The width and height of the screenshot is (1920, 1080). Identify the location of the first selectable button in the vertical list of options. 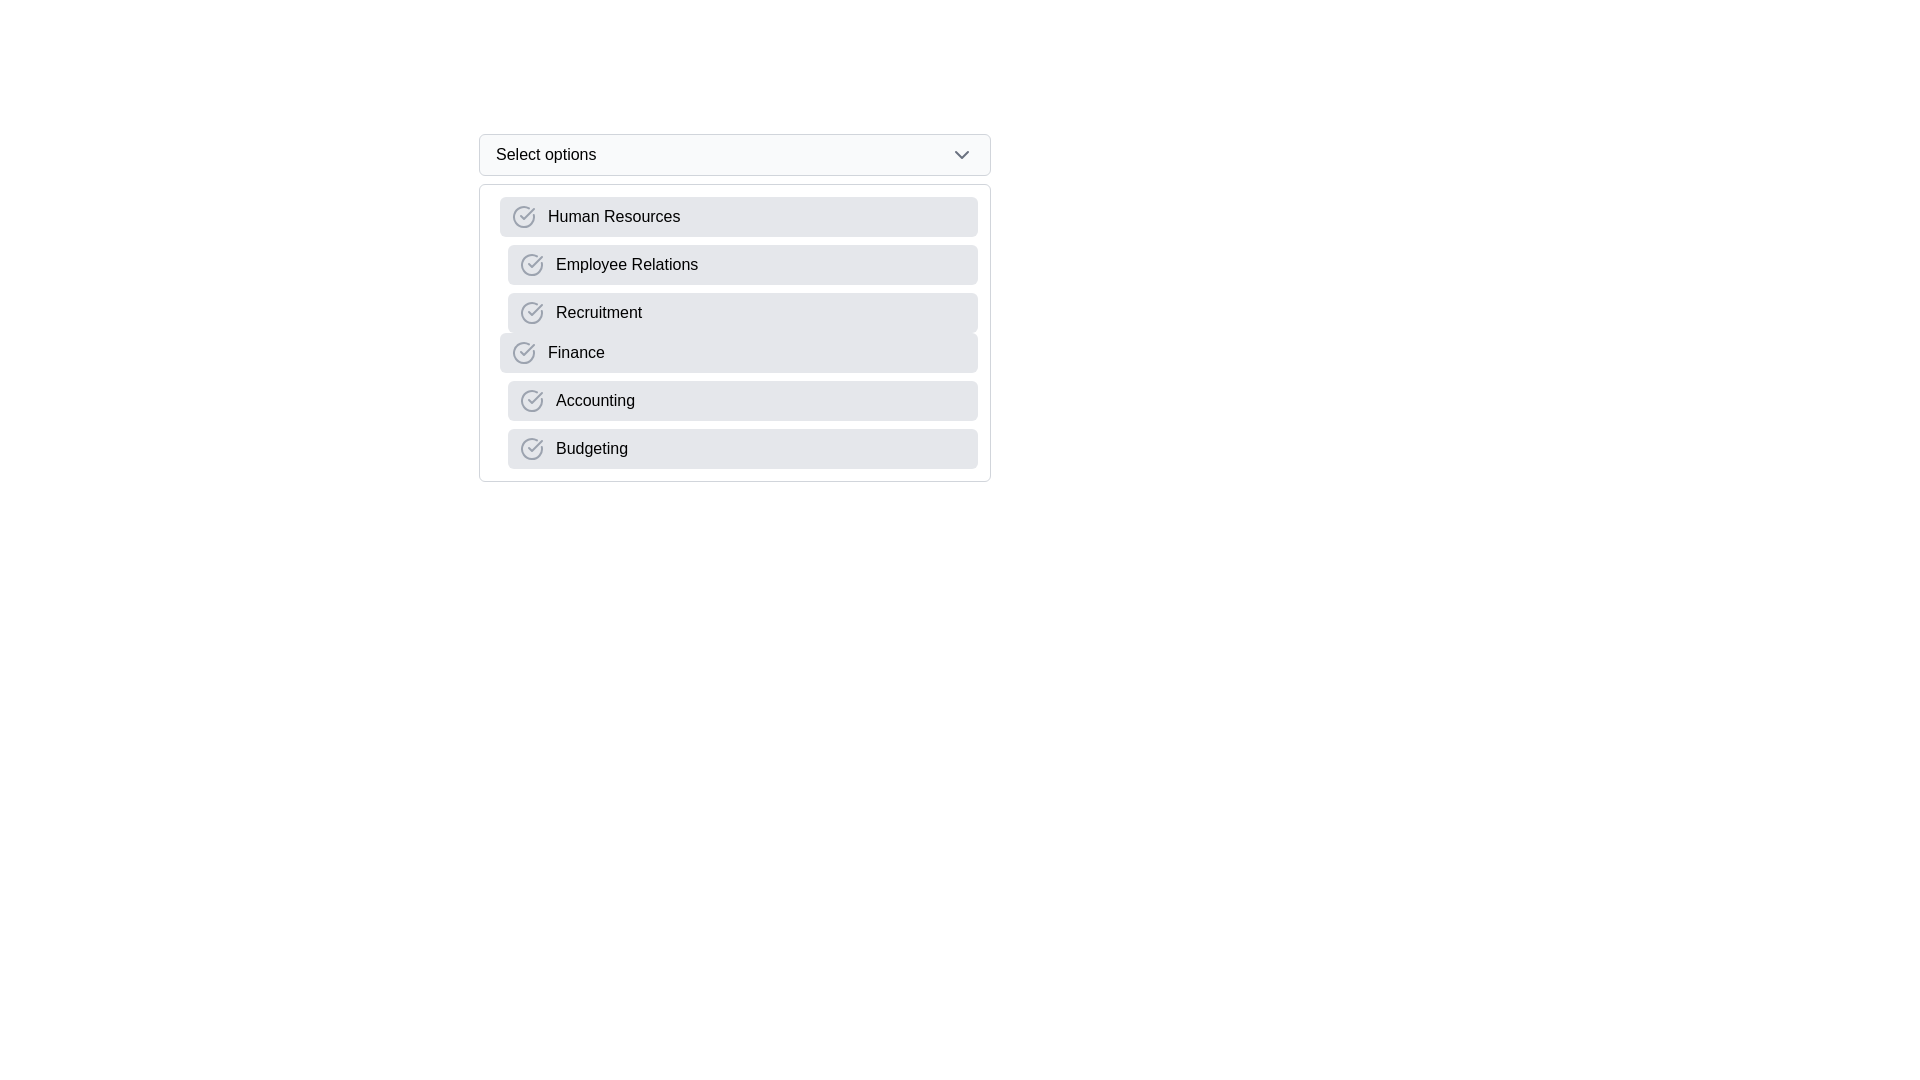
(738, 216).